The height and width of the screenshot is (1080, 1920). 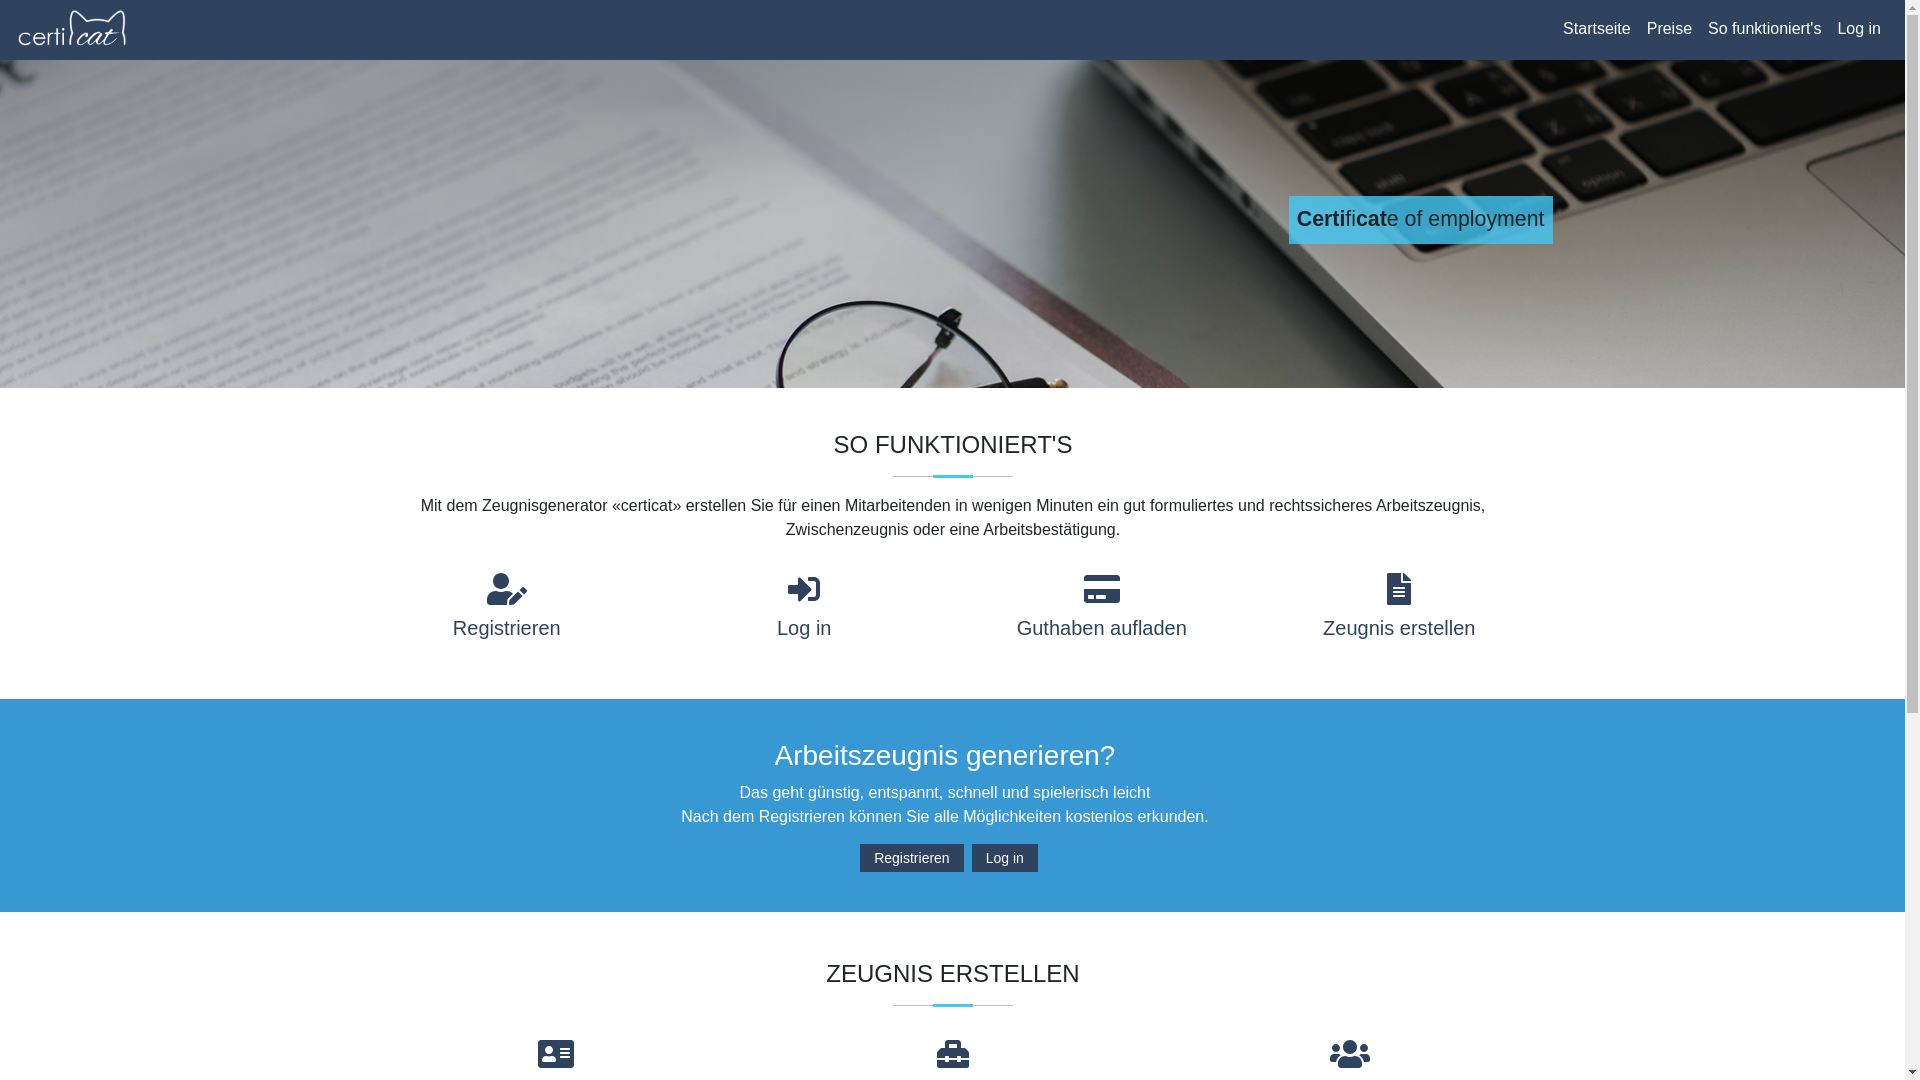 I want to click on 'Log in', so click(x=1004, y=856).